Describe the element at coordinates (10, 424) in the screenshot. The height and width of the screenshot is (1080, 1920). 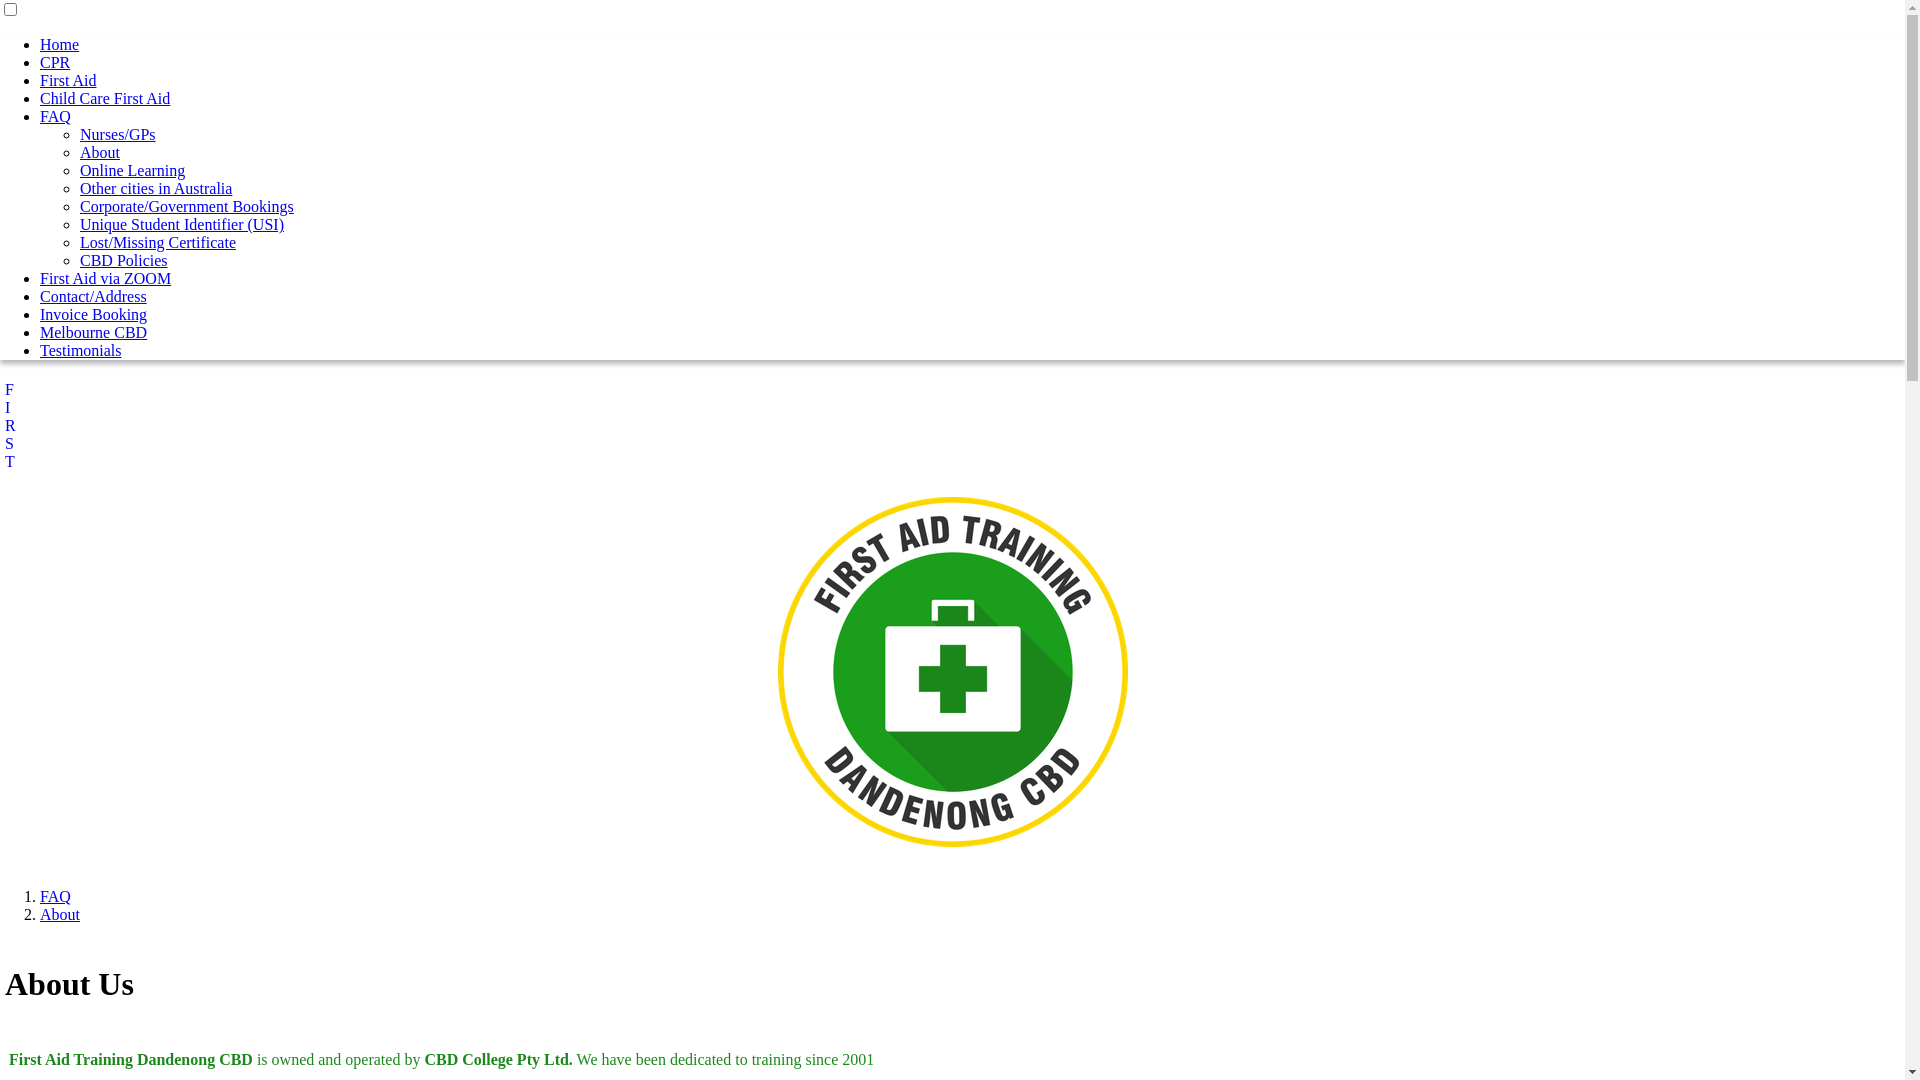
I see `'F` at that location.